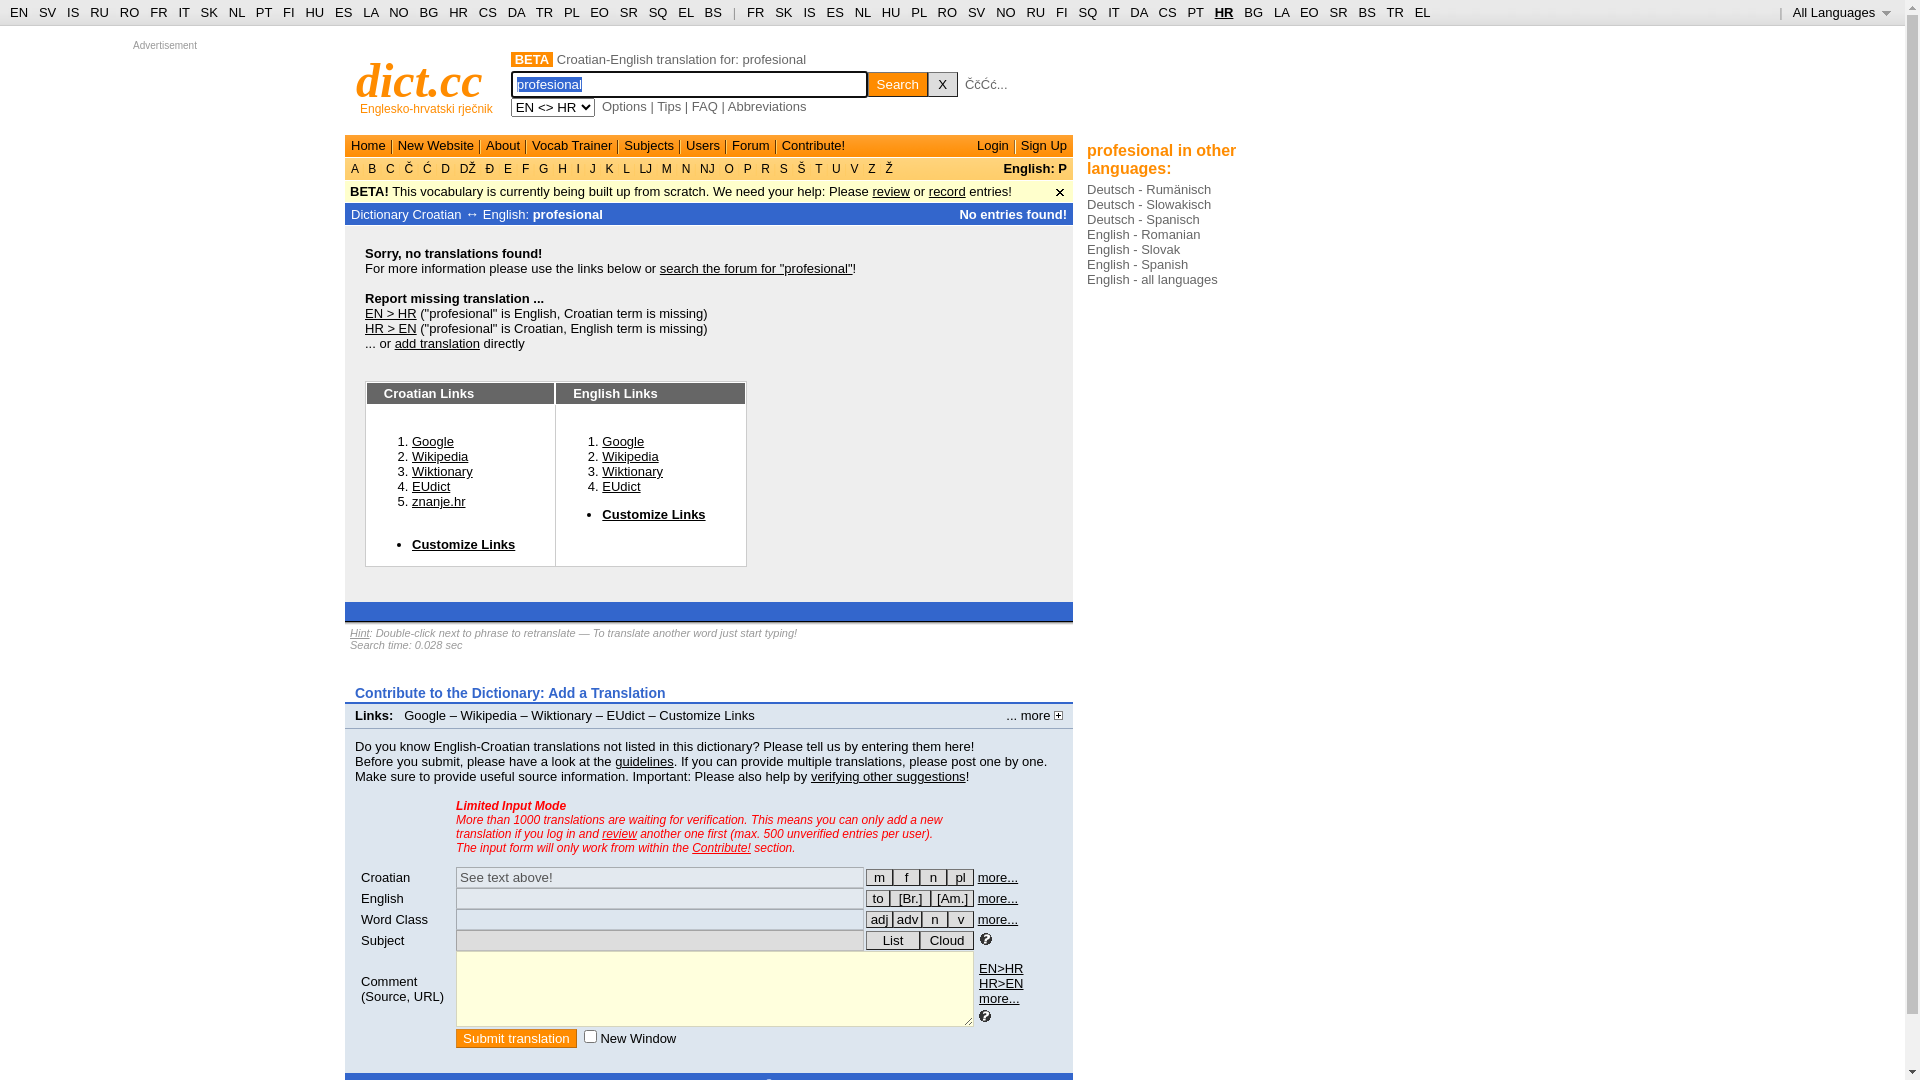  What do you see at coordinates (436, 342) in the screenshot?
I see `'add translation'` at bounding box center [436, 342].